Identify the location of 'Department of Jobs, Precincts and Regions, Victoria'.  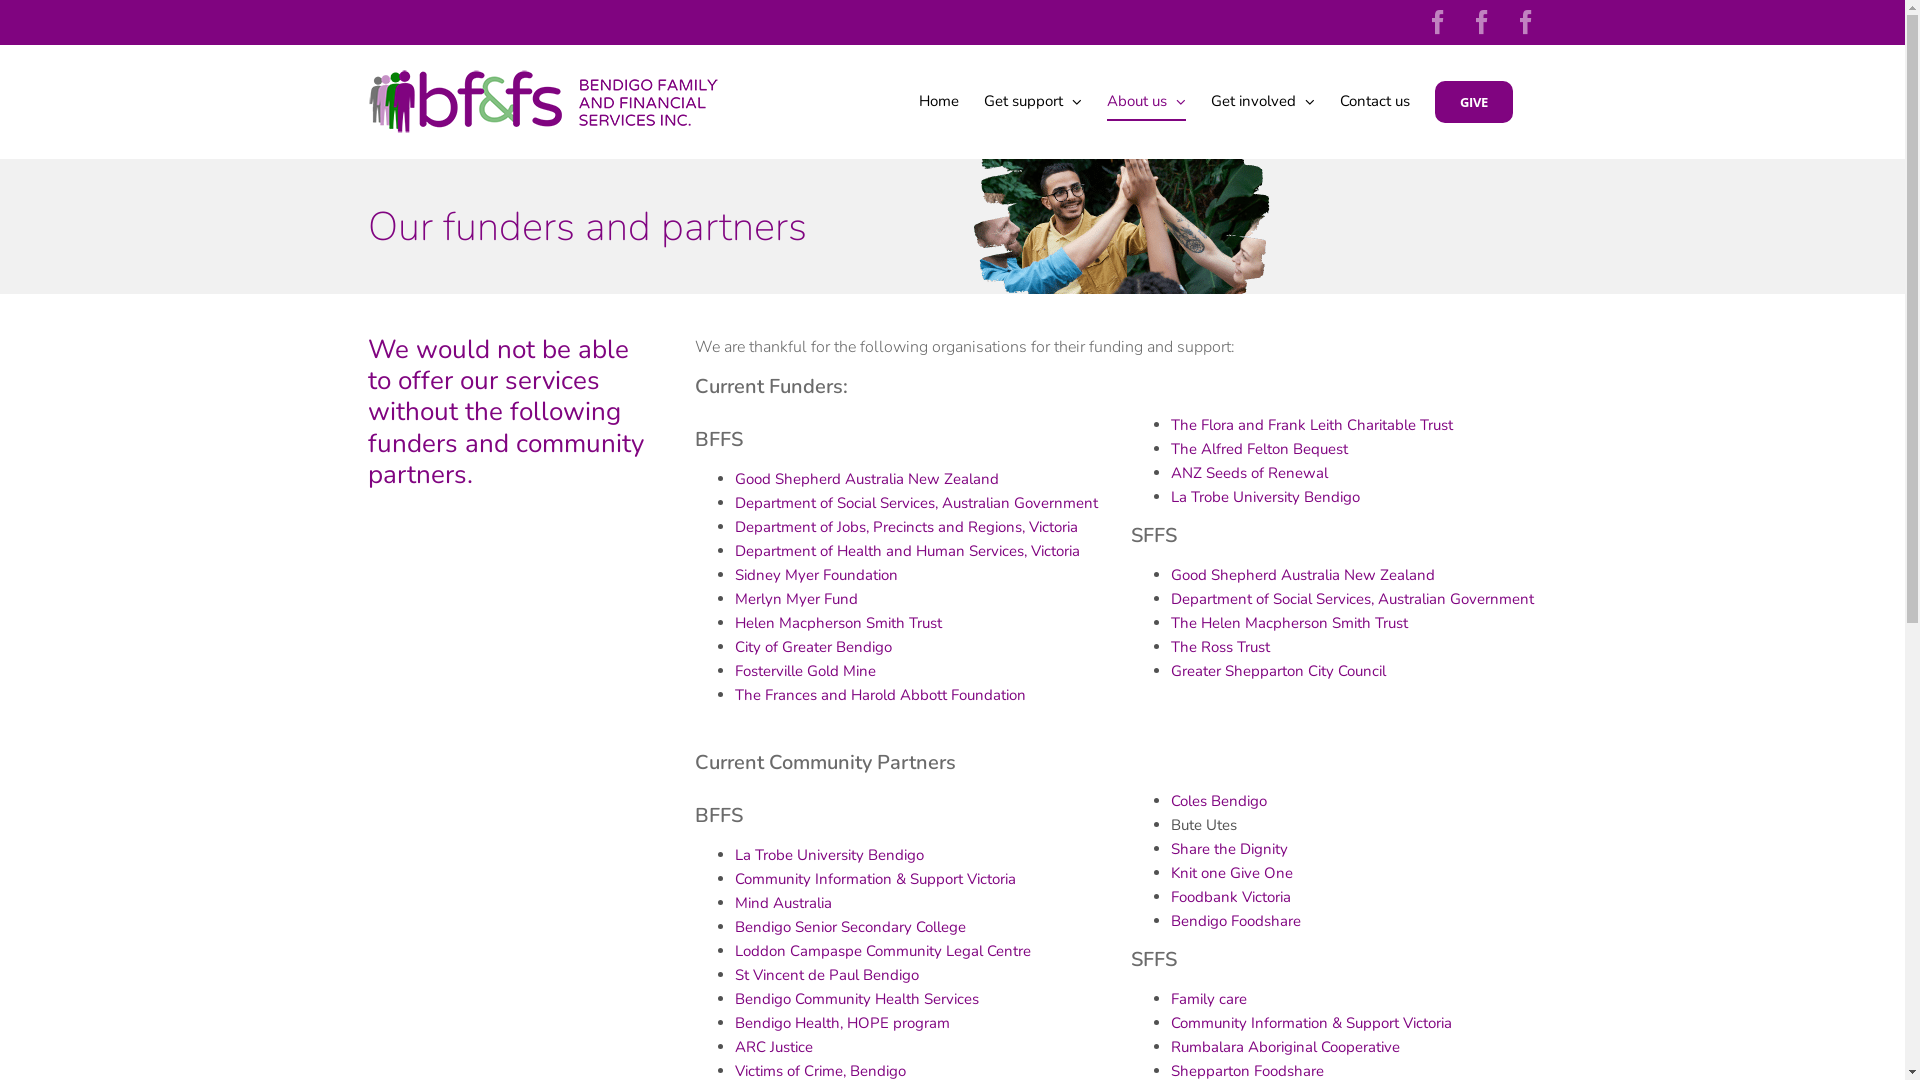
(905, 526).